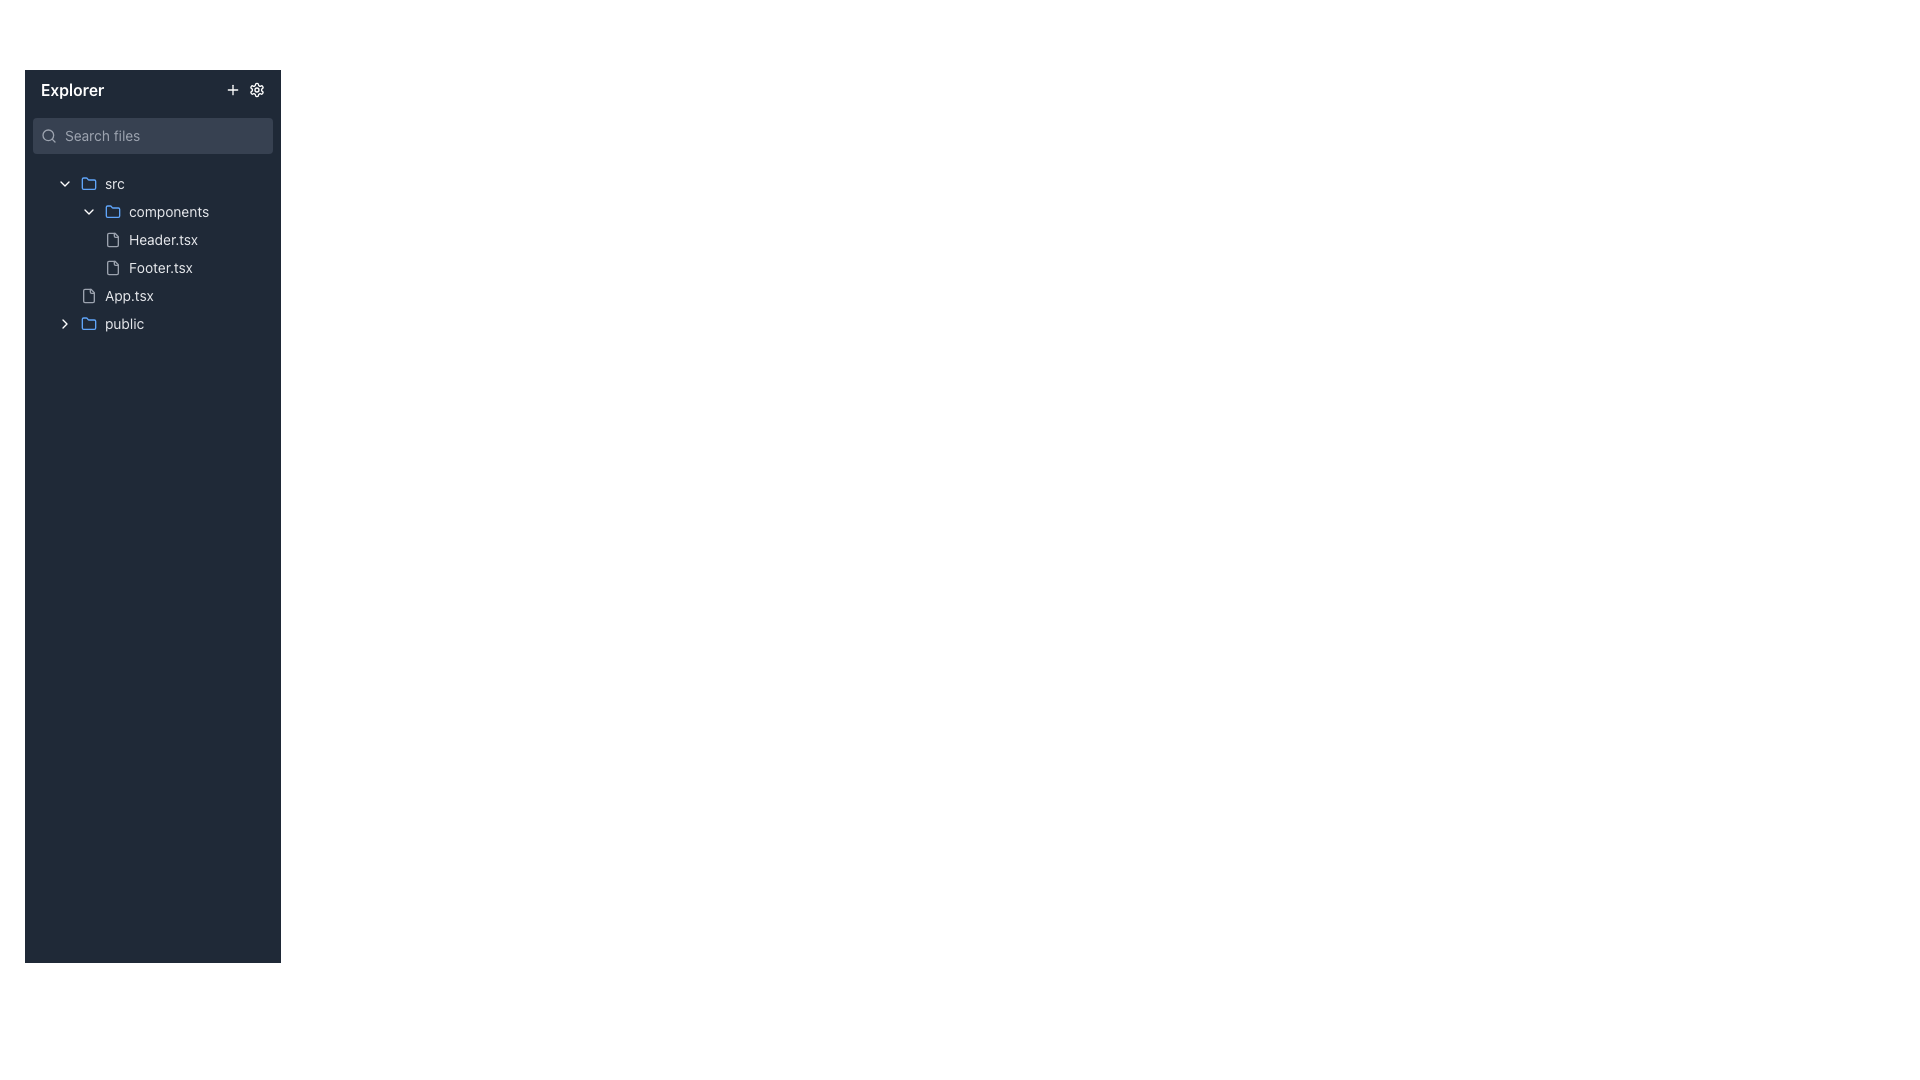 This screenshot has width=1920, height=1080. I want to click on the file type icon representing 'App.tsx' in the directory list, which is the leftmost element preceding the text label, so click(88, 296).